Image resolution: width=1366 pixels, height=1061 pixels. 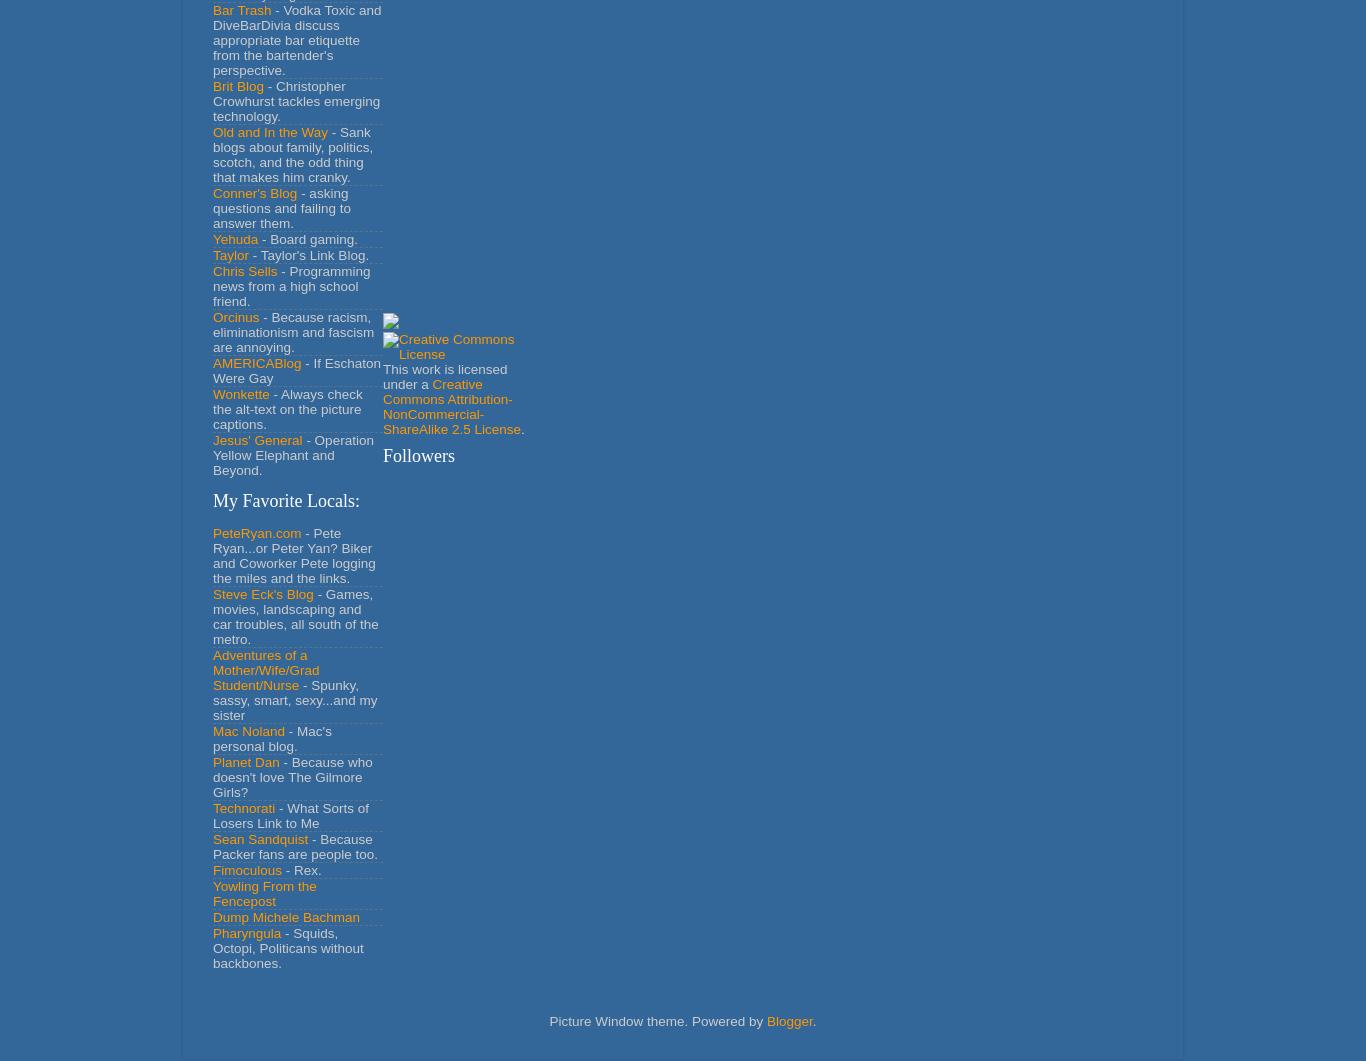 What do you see at coordinates (264, 892) in the screenshot?
I see `'Yowling From the Fencepost'` at bounding box center [264, 892].